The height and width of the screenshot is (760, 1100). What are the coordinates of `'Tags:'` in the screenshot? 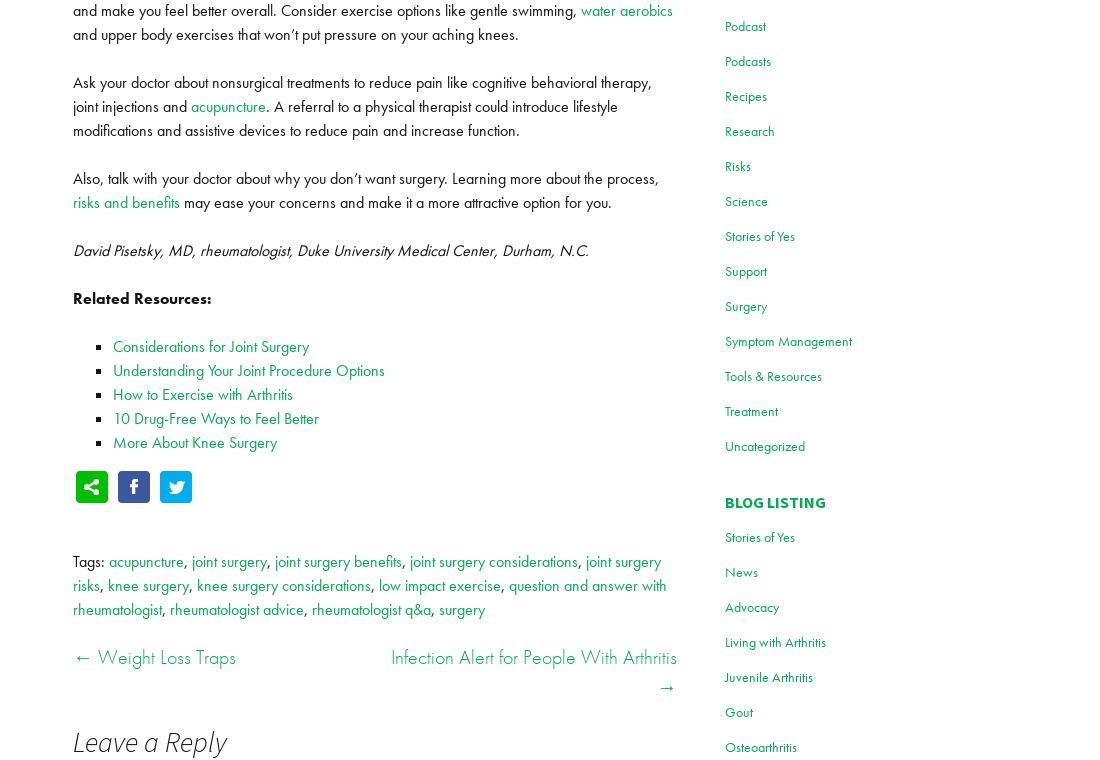 It's located at (73, 561).